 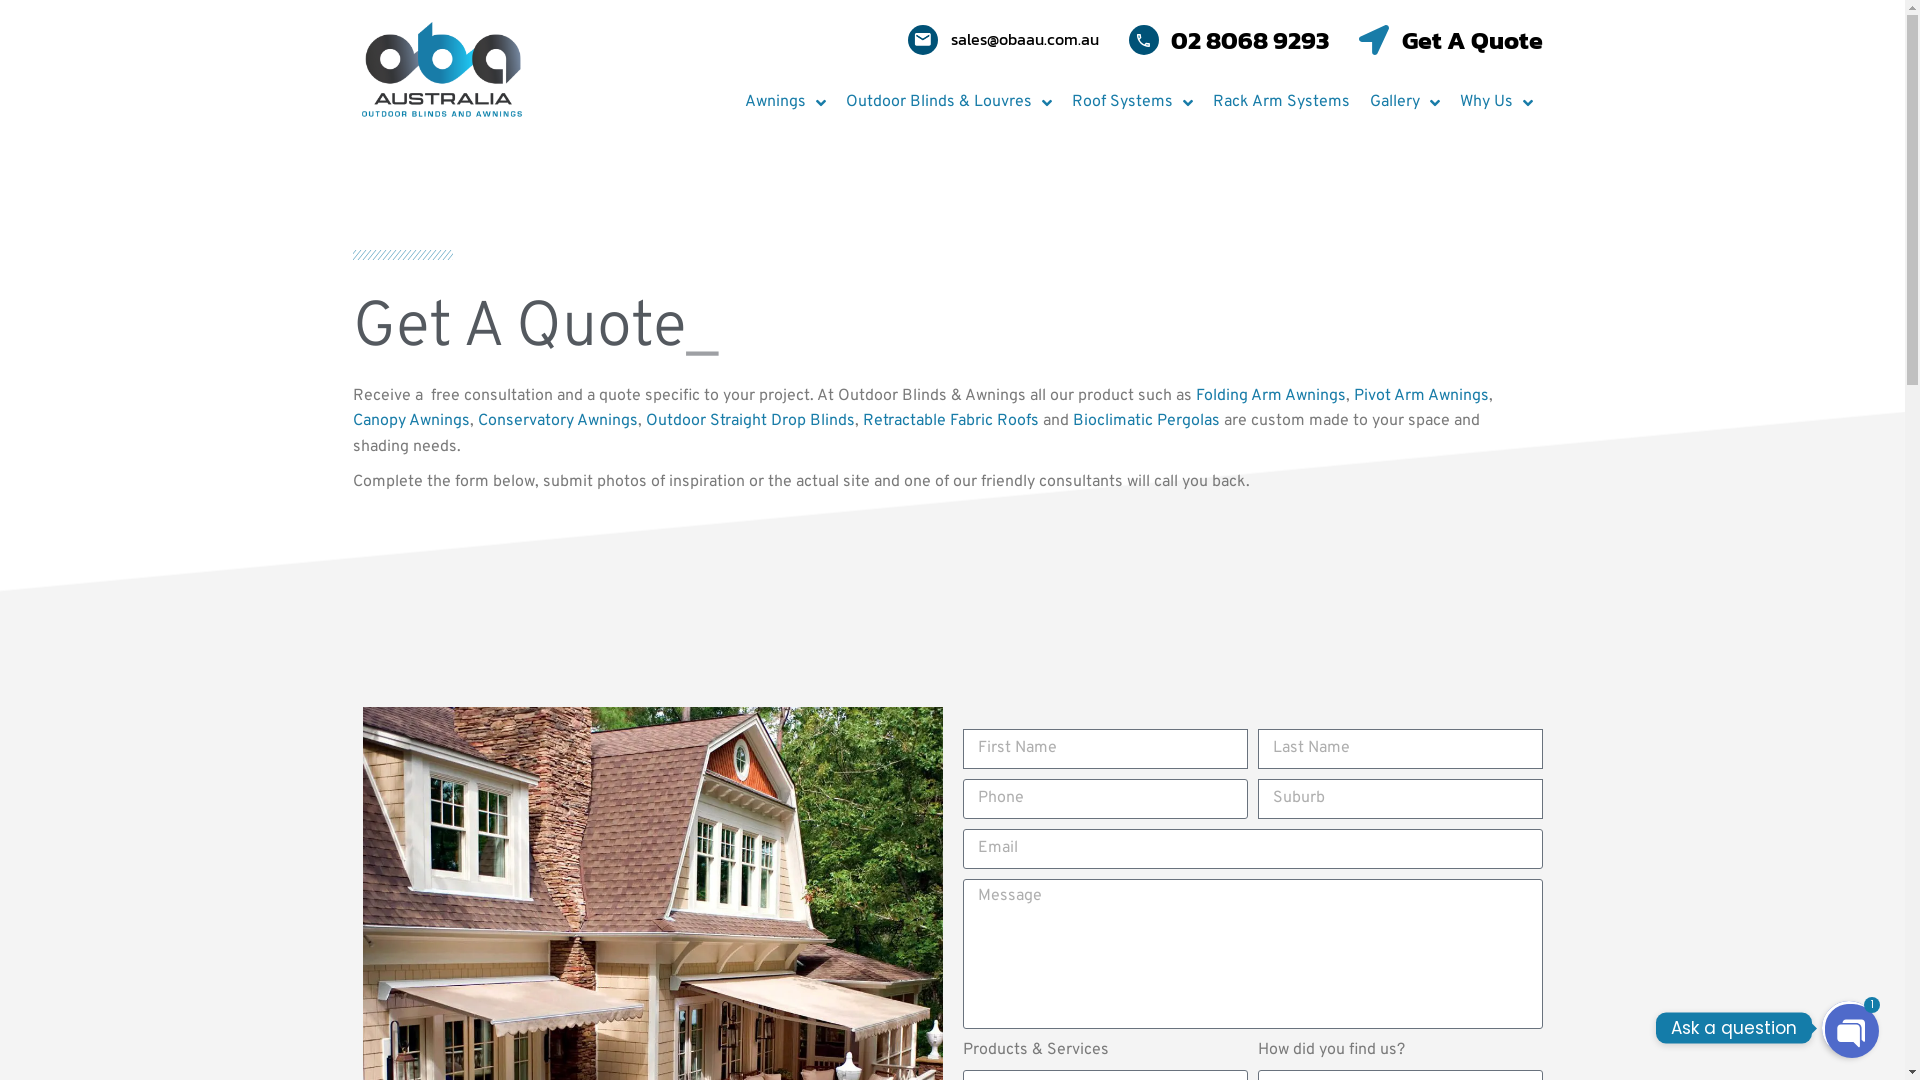 I want to click on 'Get A Quote', so click(x=1358, y=39).